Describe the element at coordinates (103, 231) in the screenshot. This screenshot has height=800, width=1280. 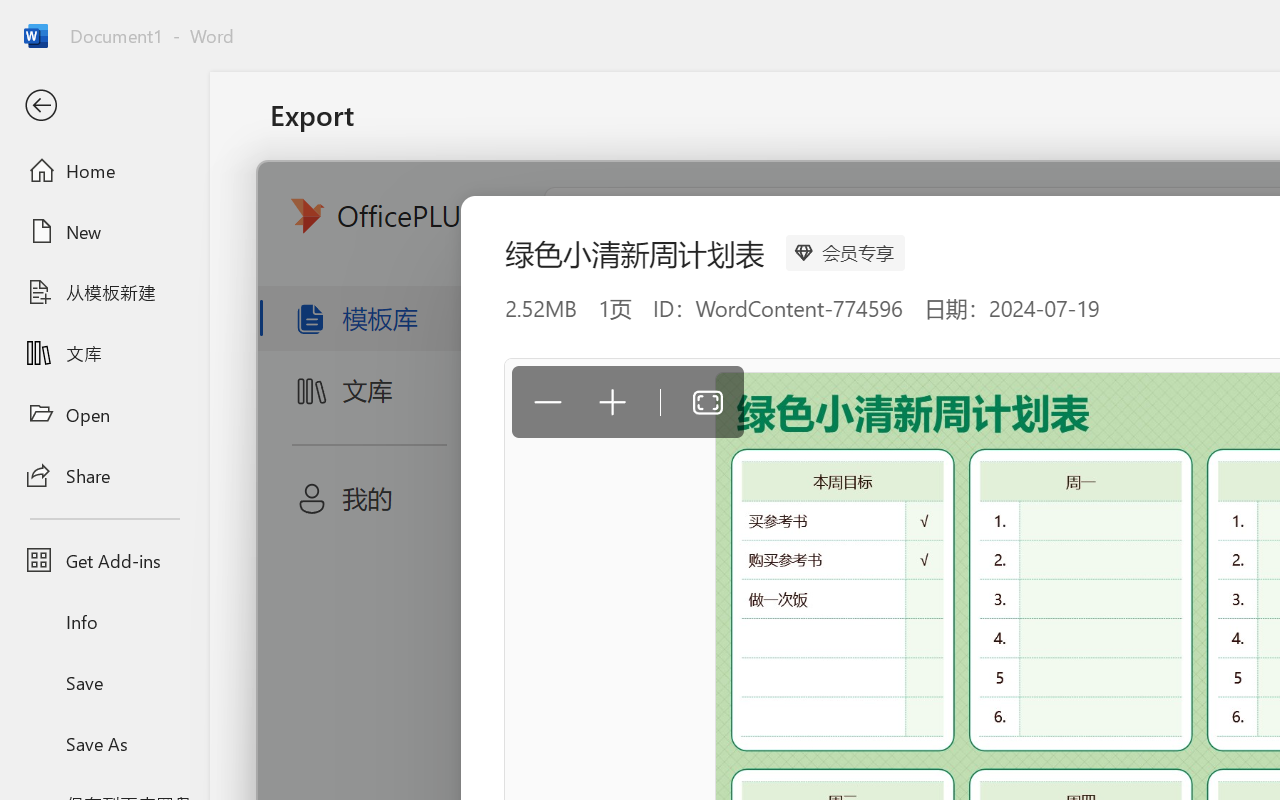
I see `'New'` at that location.